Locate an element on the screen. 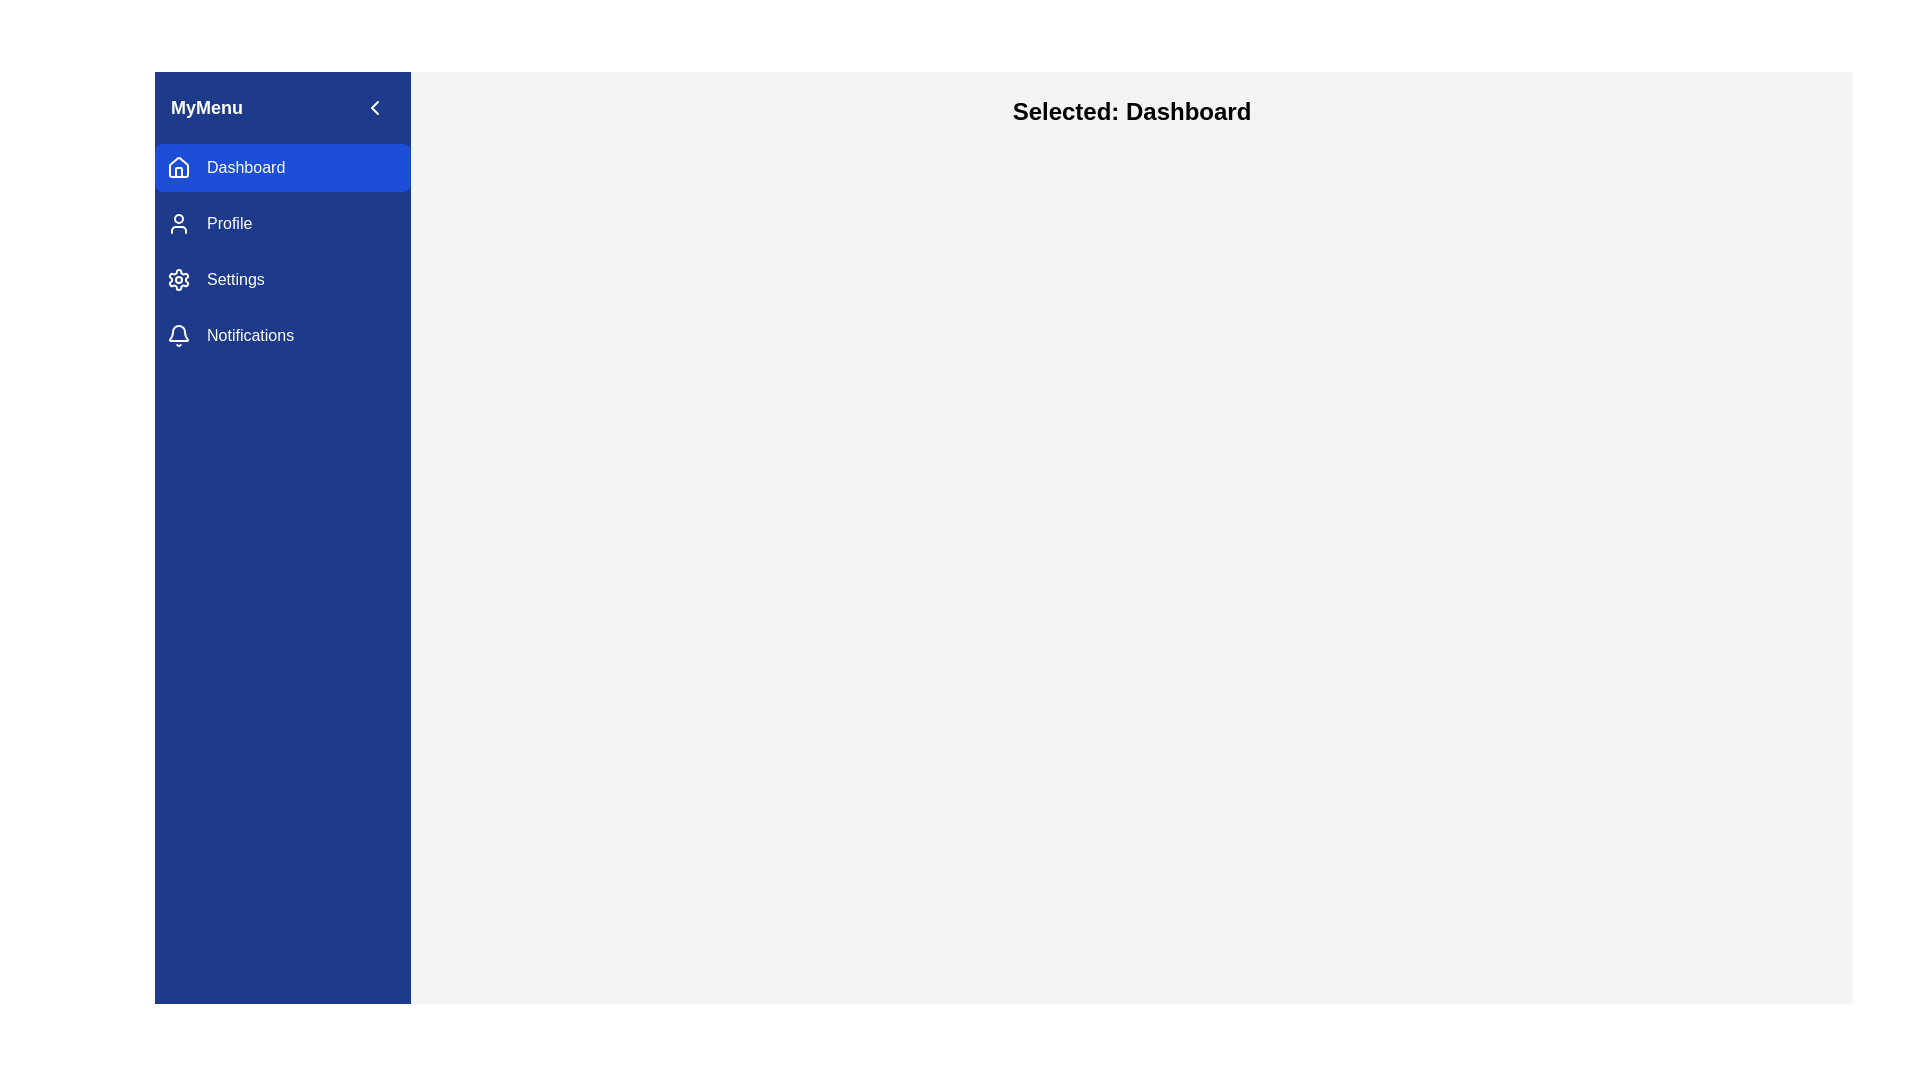 The width and height of the screenshot is (1920, 1080). the house-shaped icon located within the 'Dashboard' option of the menu is located at coordinates (178, 167).